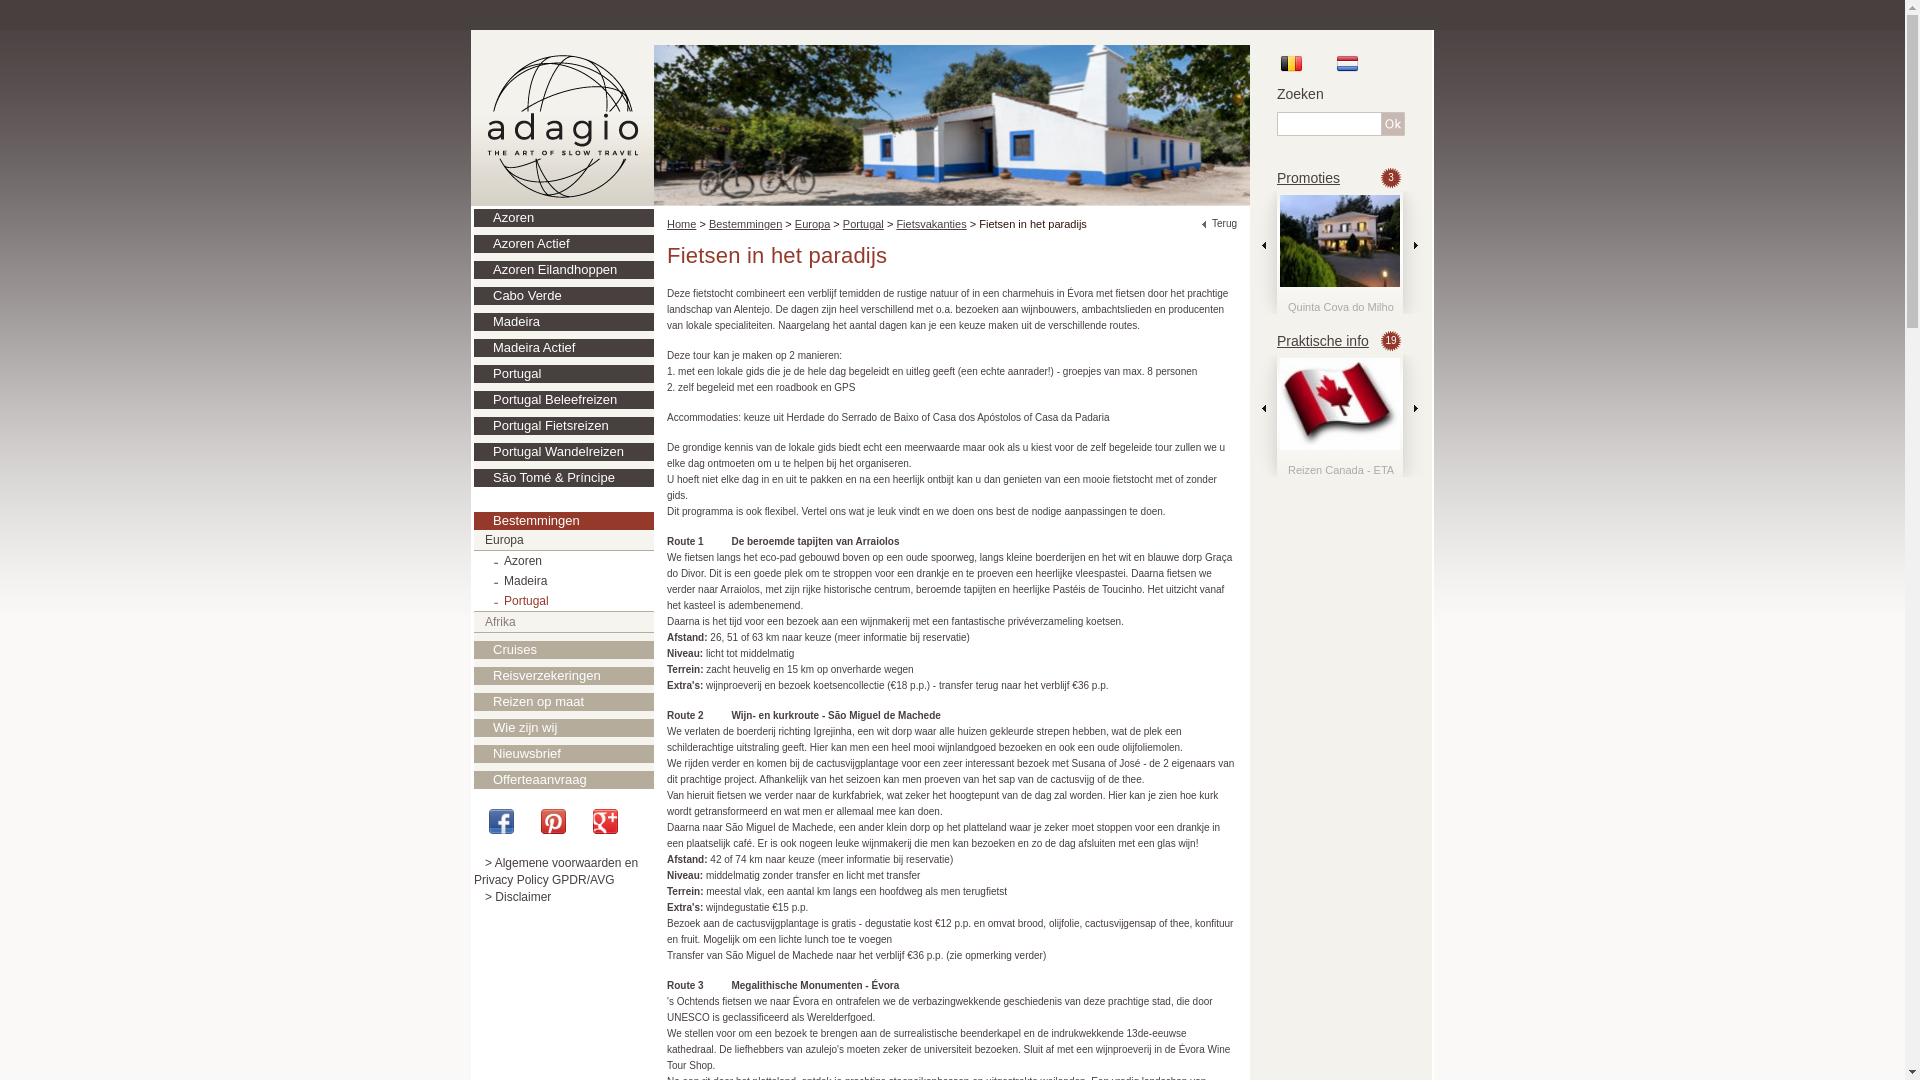  Describe the element at coordinates (1323, 339) in the screenshot. I see `'Praktische info'` at that location.